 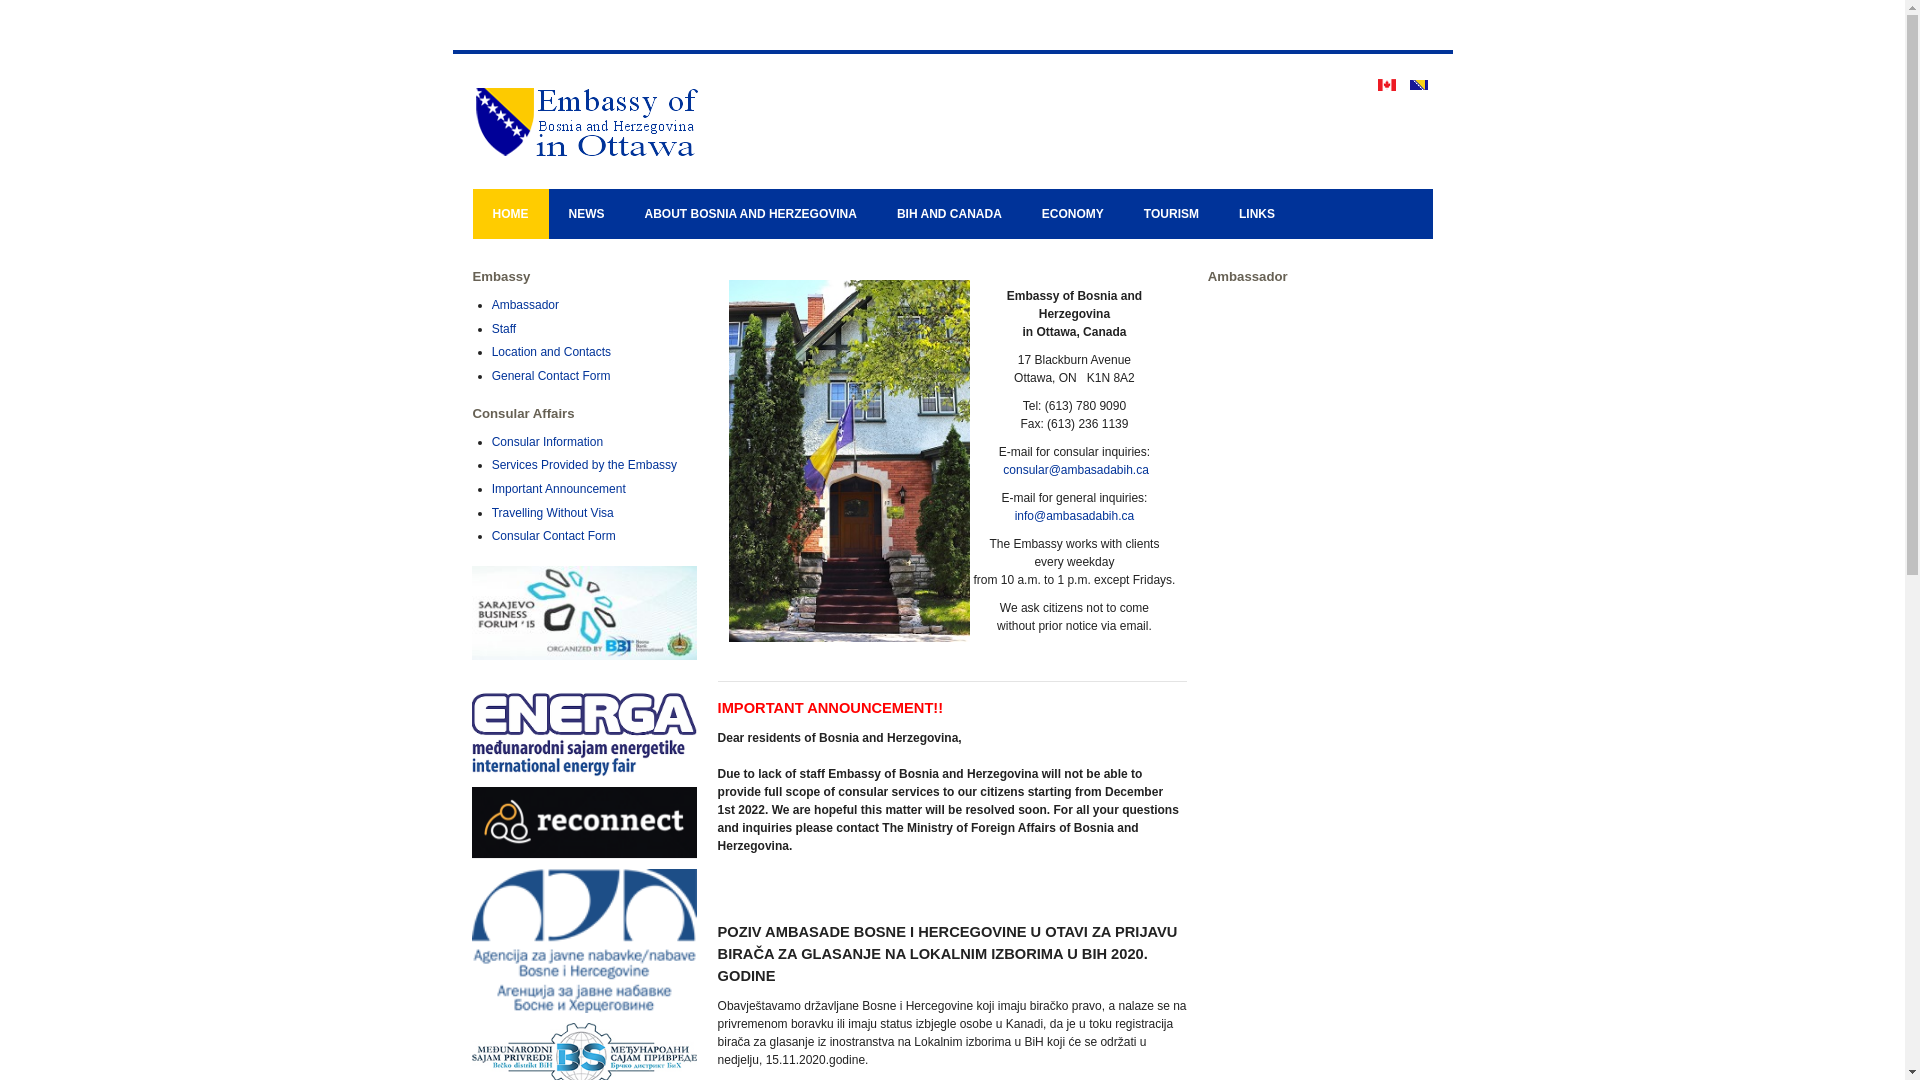 I want to click on 'Important Announcement', so click(x=558, y=489).